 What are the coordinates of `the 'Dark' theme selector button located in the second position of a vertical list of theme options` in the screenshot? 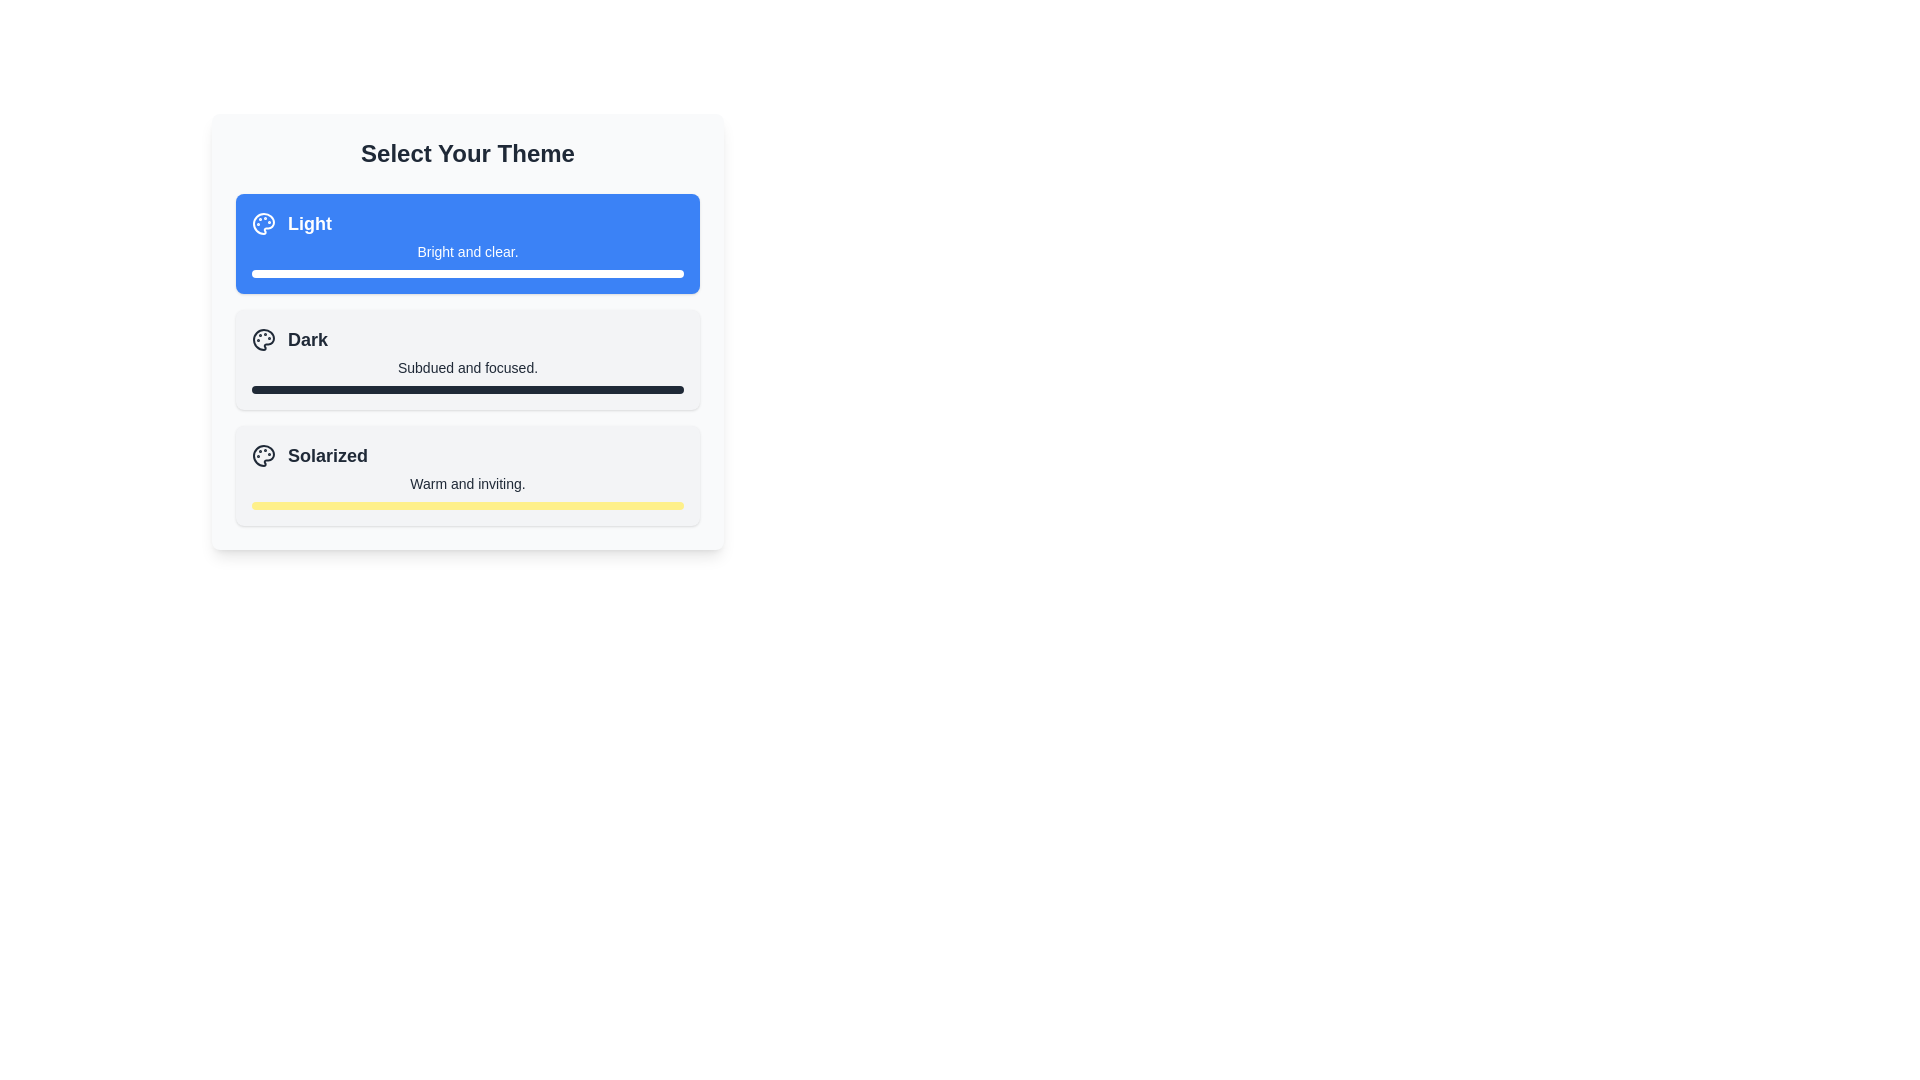 It's located at (466, 358).